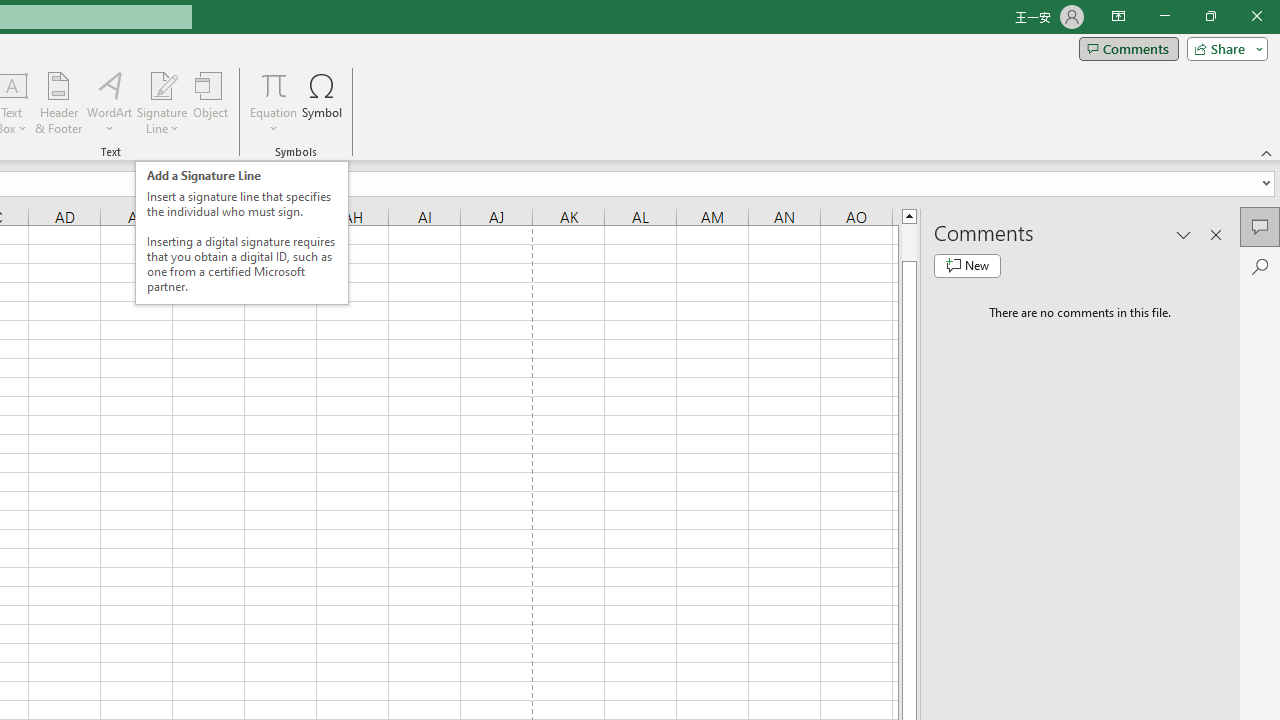 This screenshot has height=720, width=1280. I want to click on 'Signature Line', so click(161, 84).